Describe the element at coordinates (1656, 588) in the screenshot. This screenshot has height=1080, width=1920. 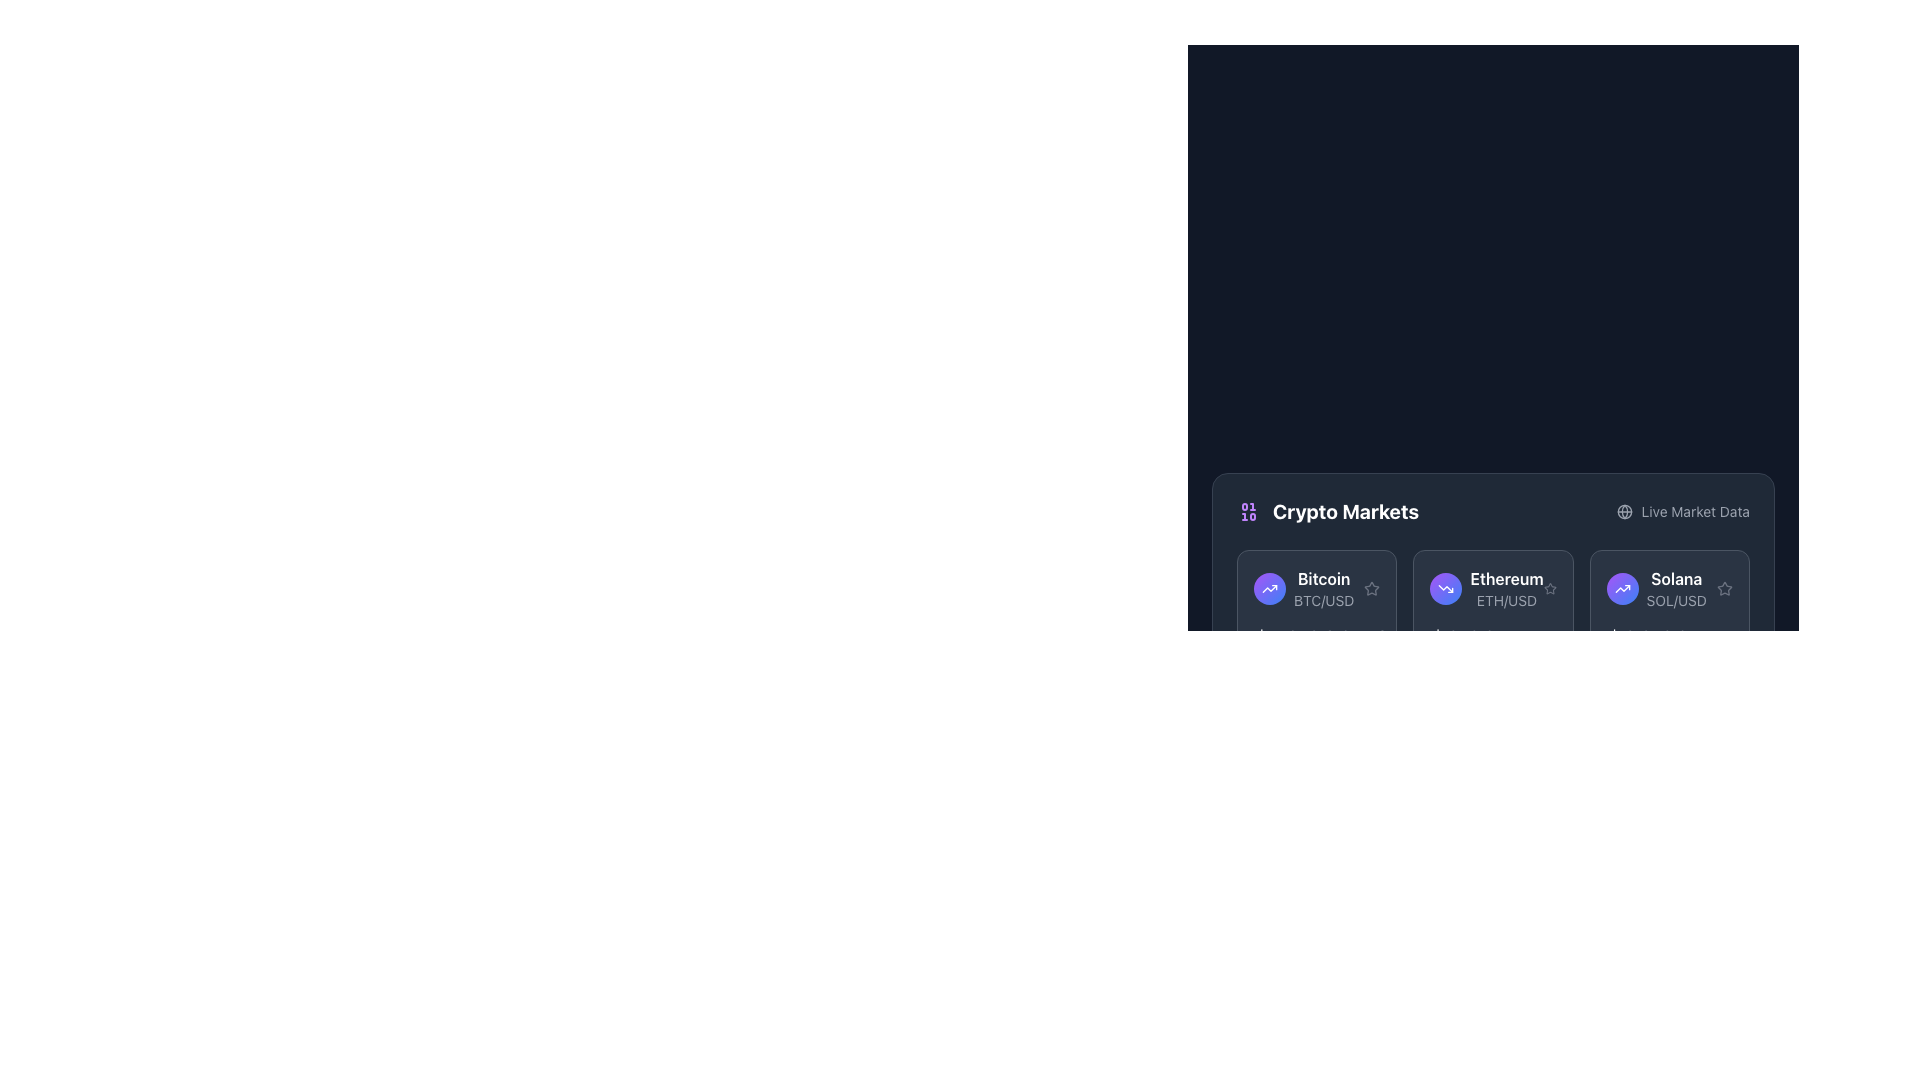
I see `the 'Solana' informational card` at that location.